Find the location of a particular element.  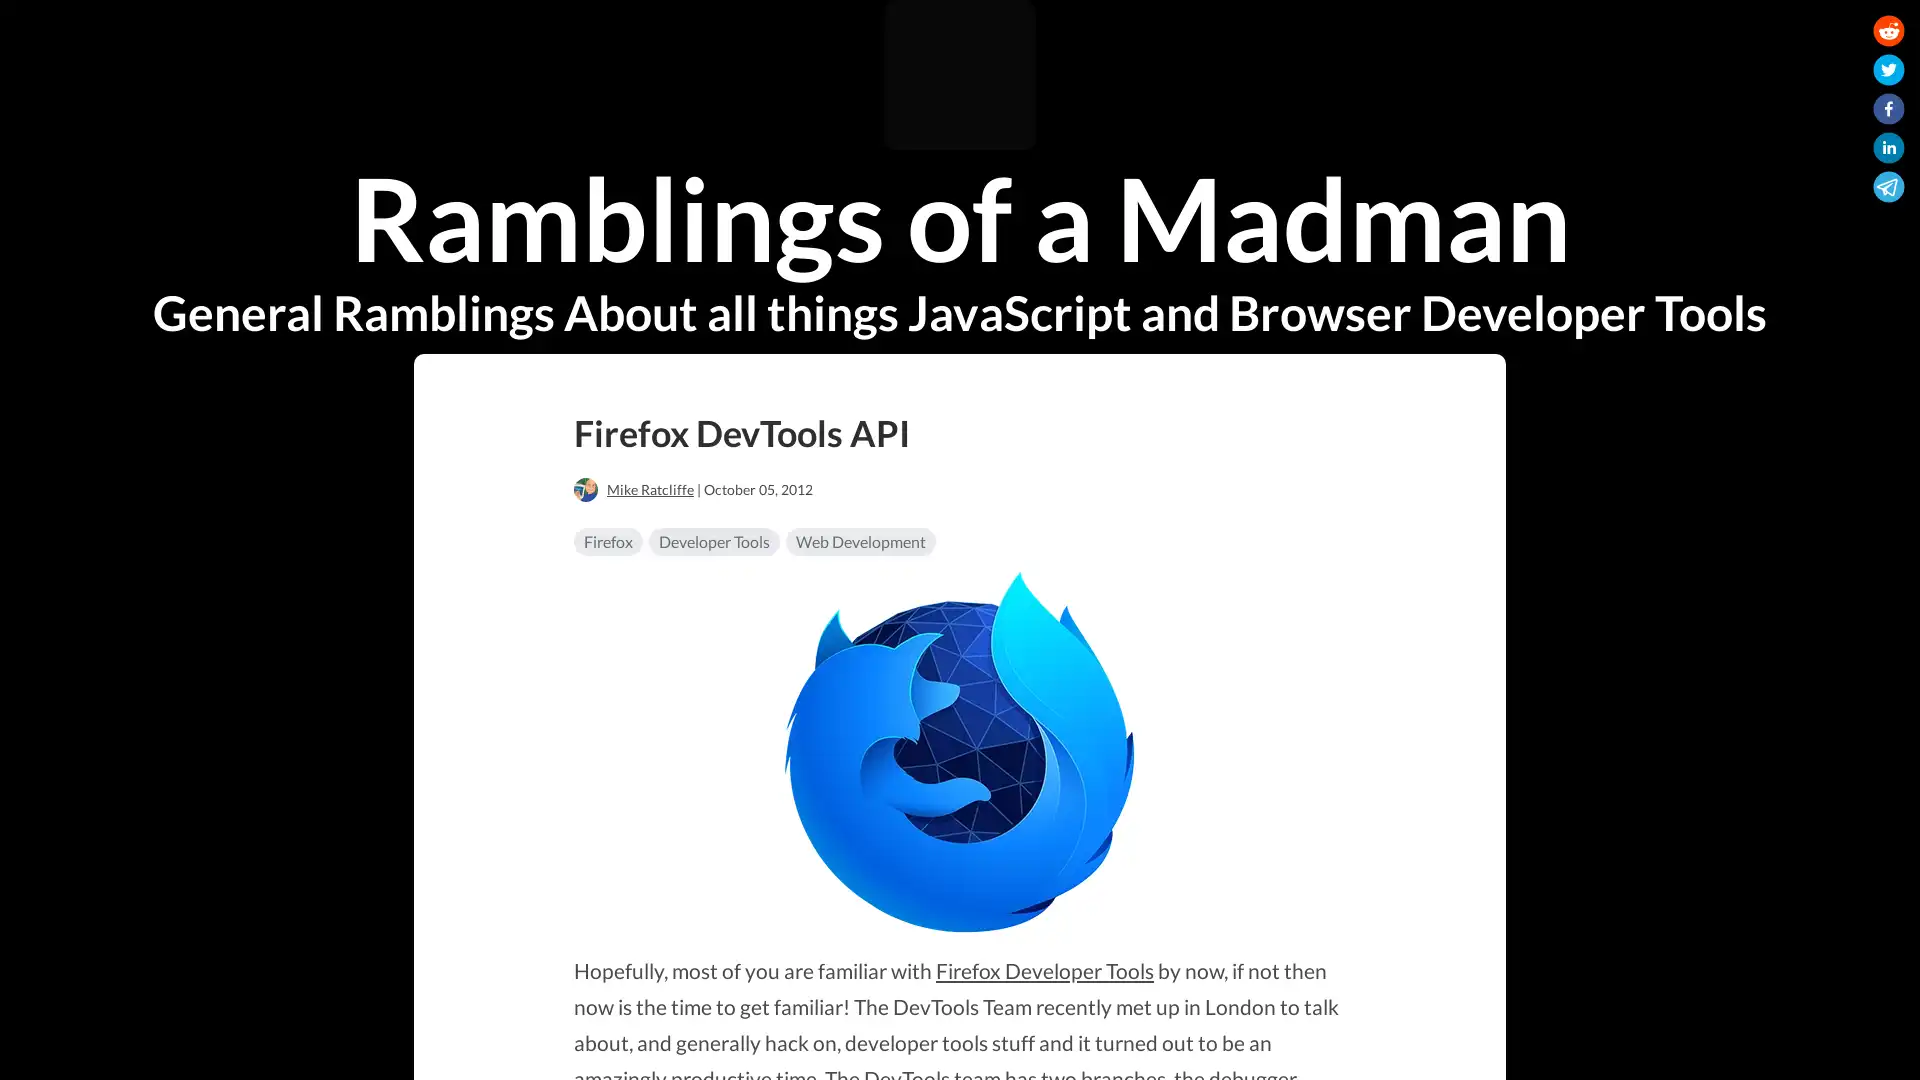

telegram is located at coordinates (1888, 190).